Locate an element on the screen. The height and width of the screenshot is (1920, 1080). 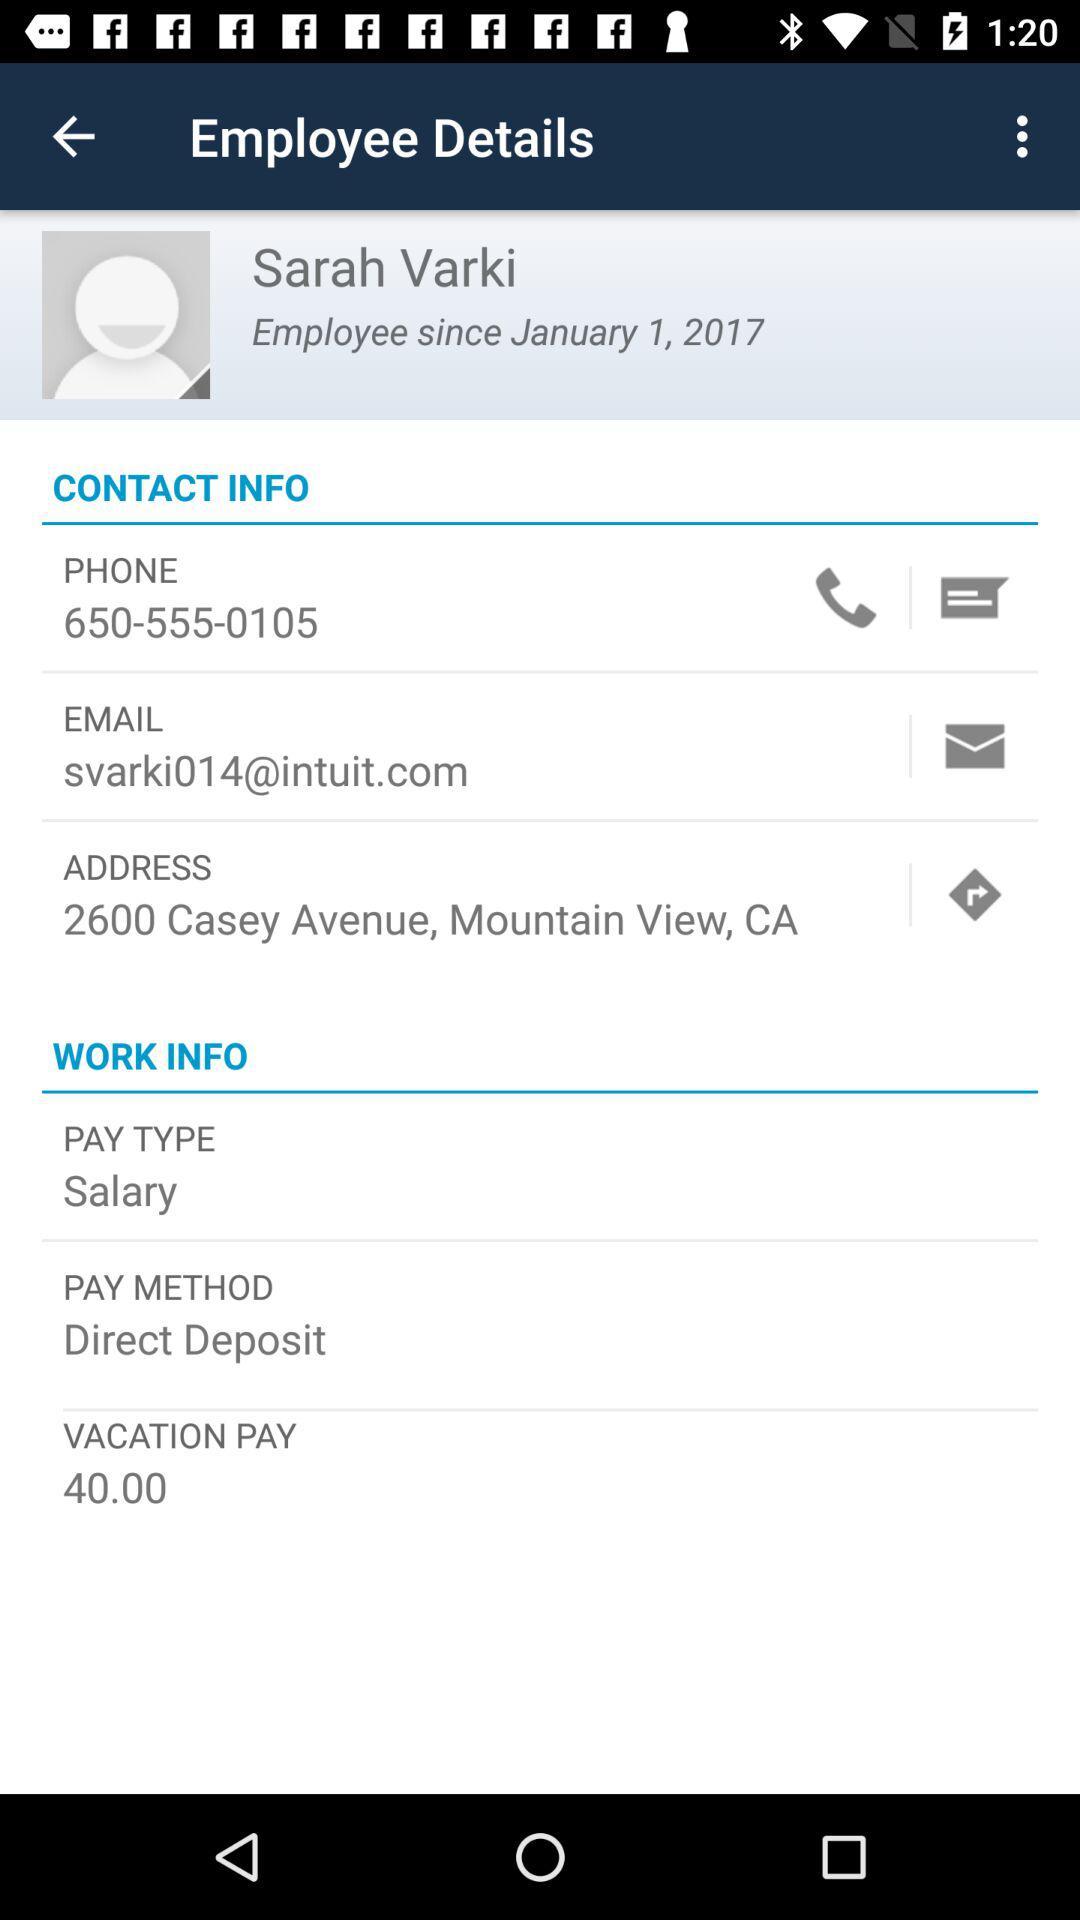
icon to the left of employee details icon is located at coordinates (72, 135).